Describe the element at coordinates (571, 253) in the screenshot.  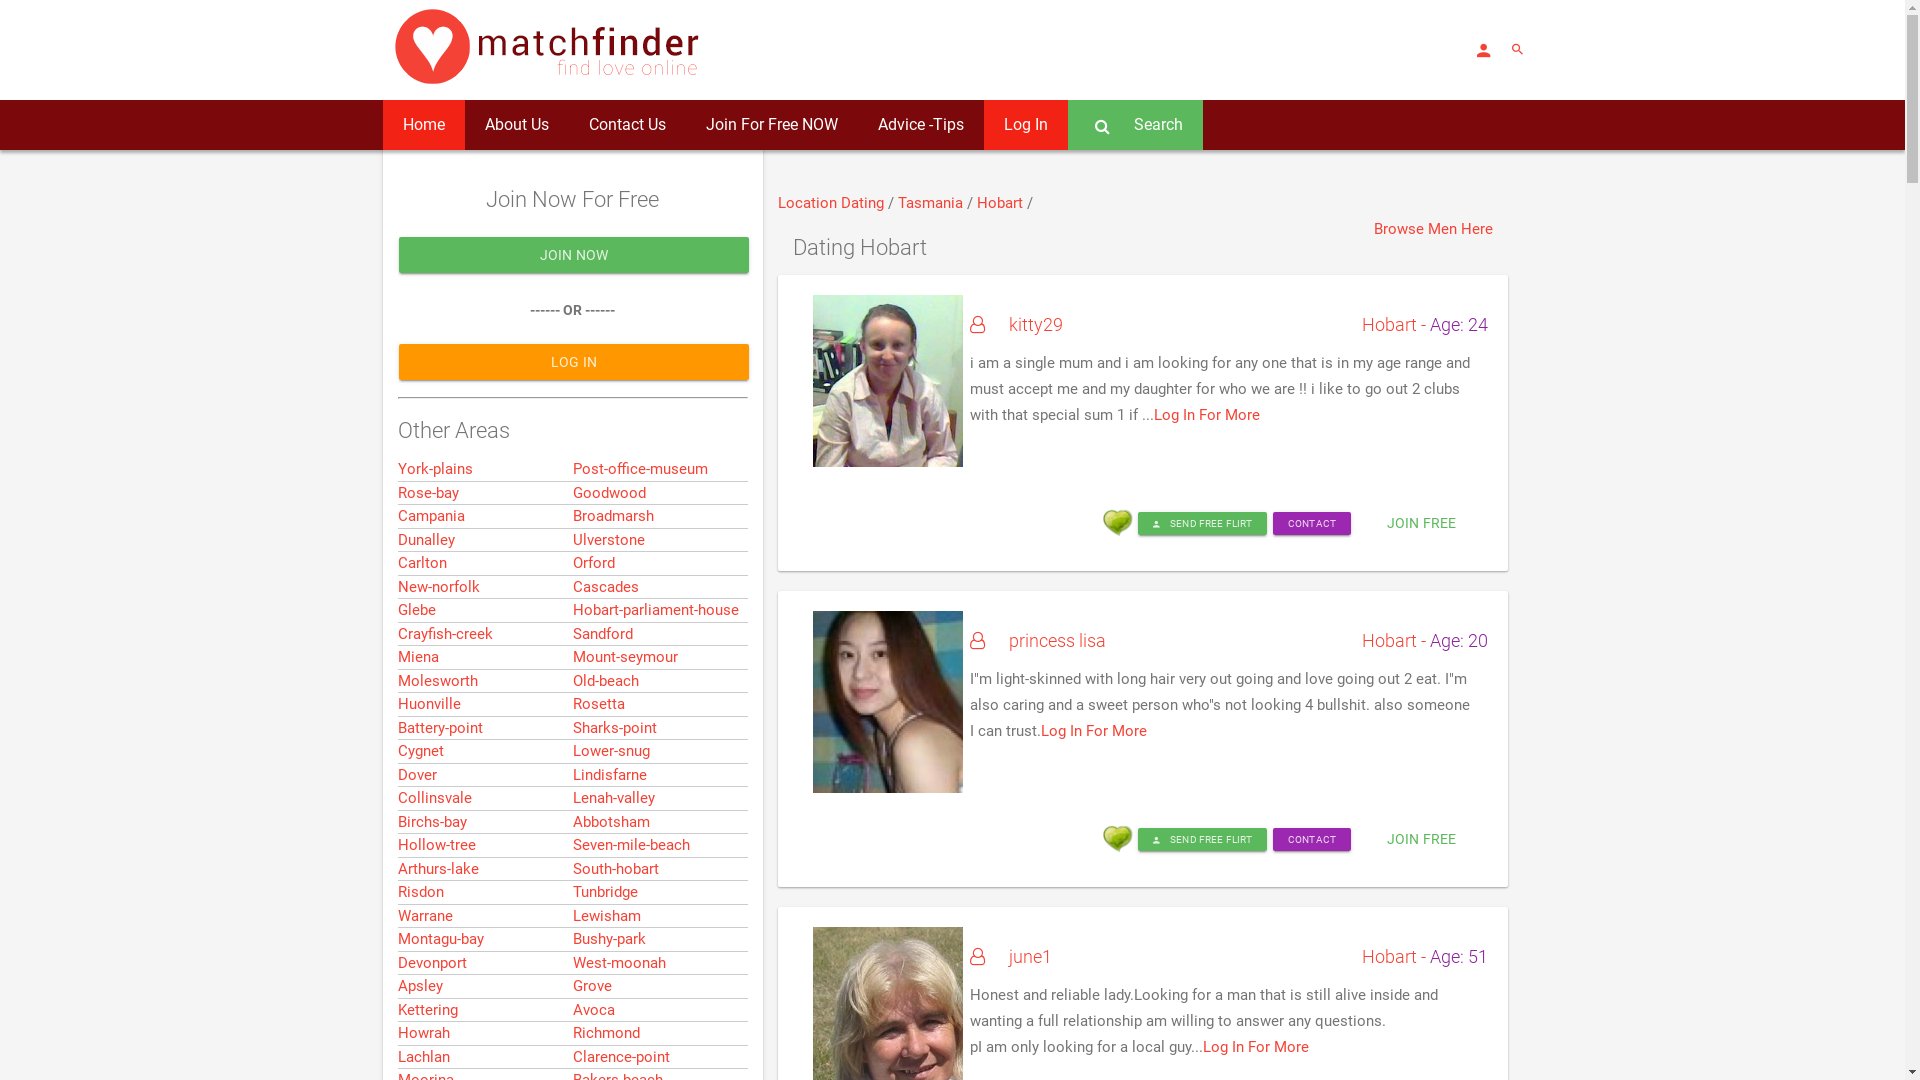
I see `'JOIN NOW'` at that location.